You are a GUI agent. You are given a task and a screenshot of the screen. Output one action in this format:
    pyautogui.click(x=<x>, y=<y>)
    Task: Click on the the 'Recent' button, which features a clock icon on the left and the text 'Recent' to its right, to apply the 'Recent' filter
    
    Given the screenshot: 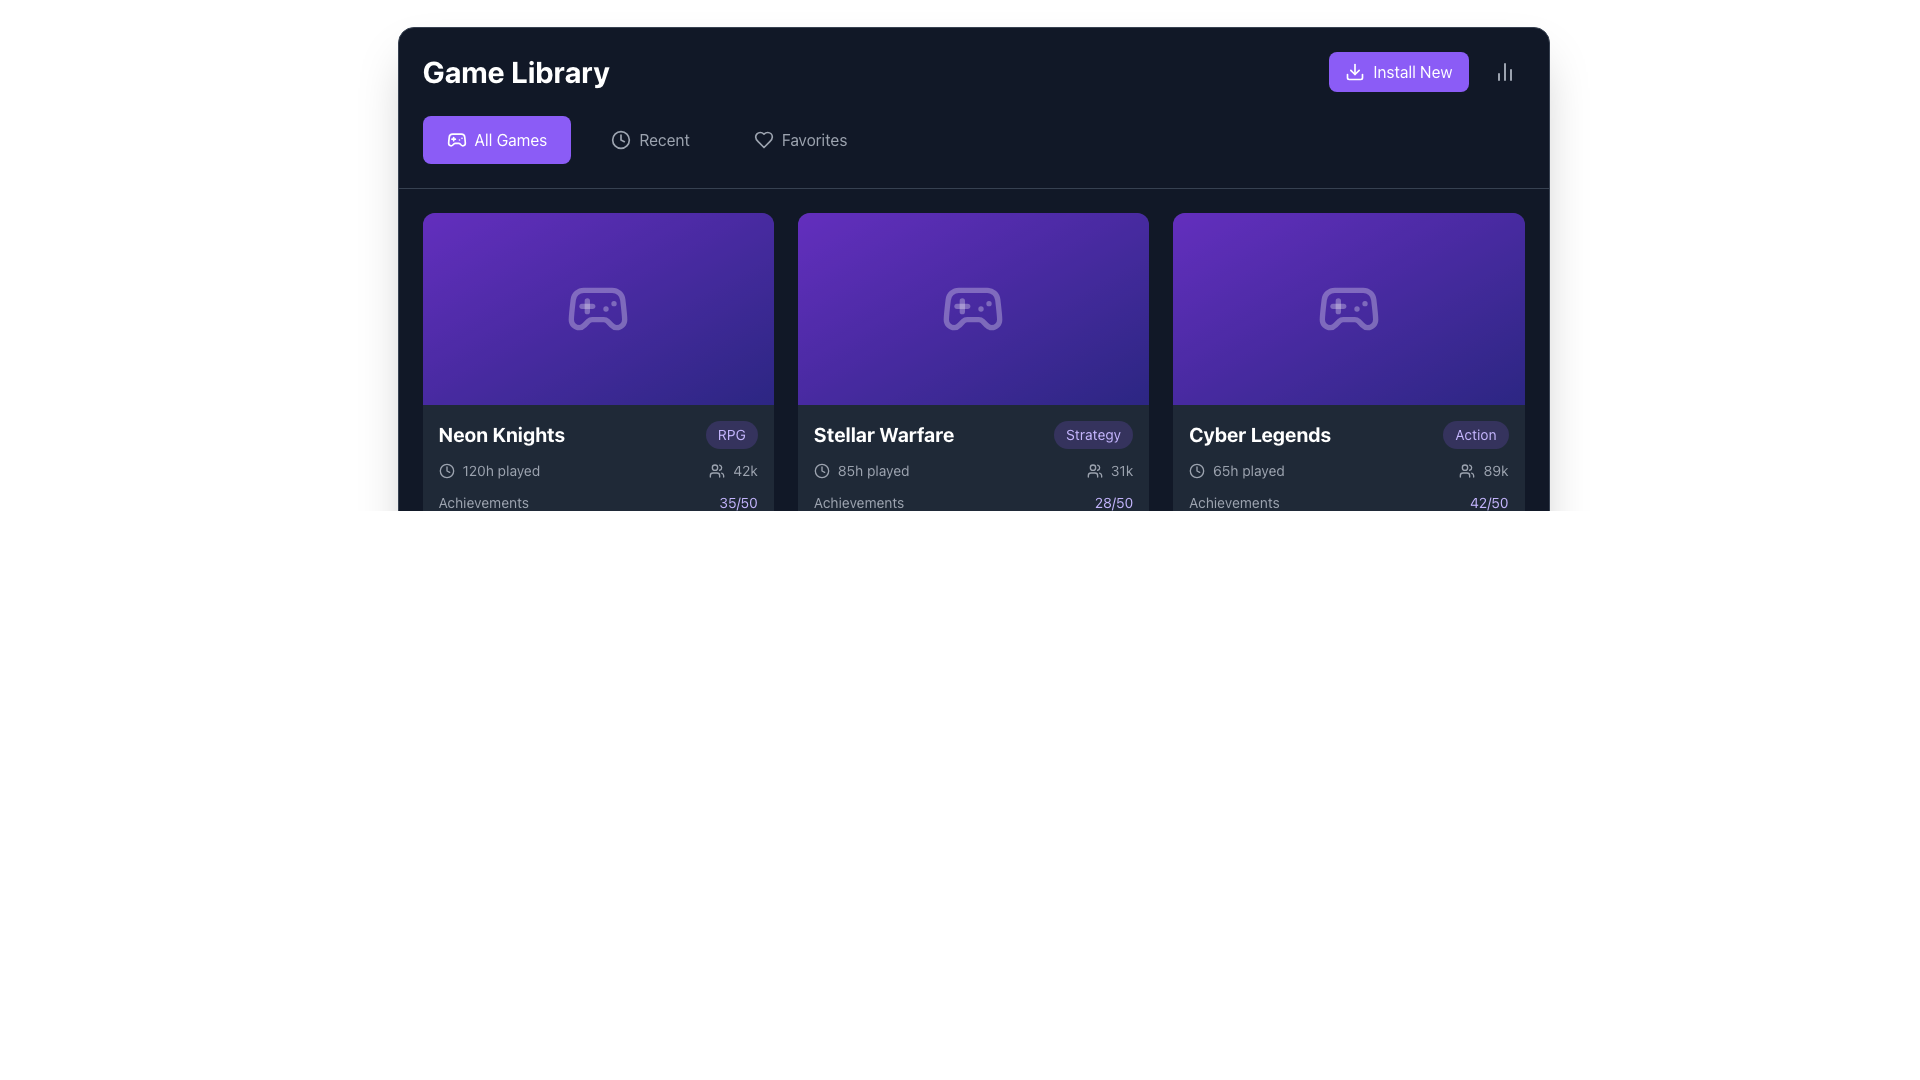 What is the action you would take?
    pyautogui.click(x=650, y=138)
    